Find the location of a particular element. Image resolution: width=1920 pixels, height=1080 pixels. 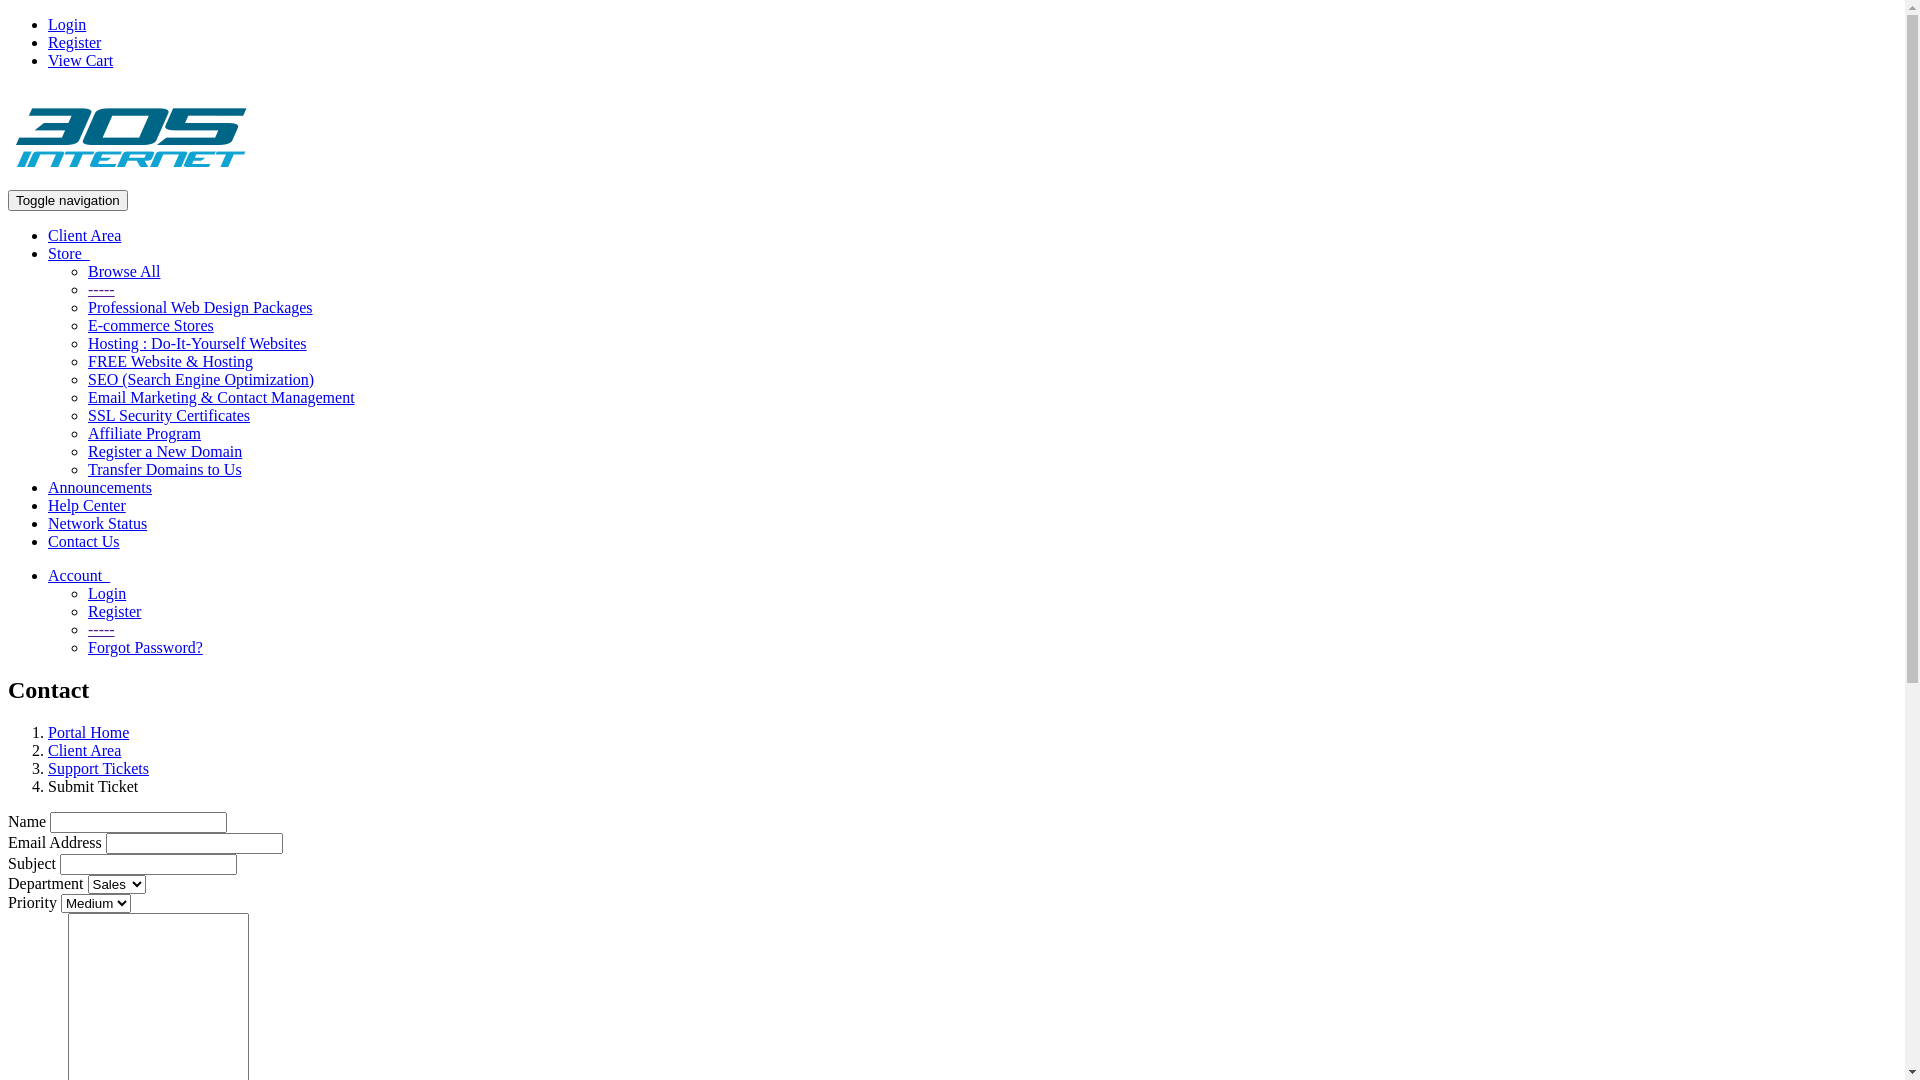

'Help Center' is located at coordinates (85, 504).